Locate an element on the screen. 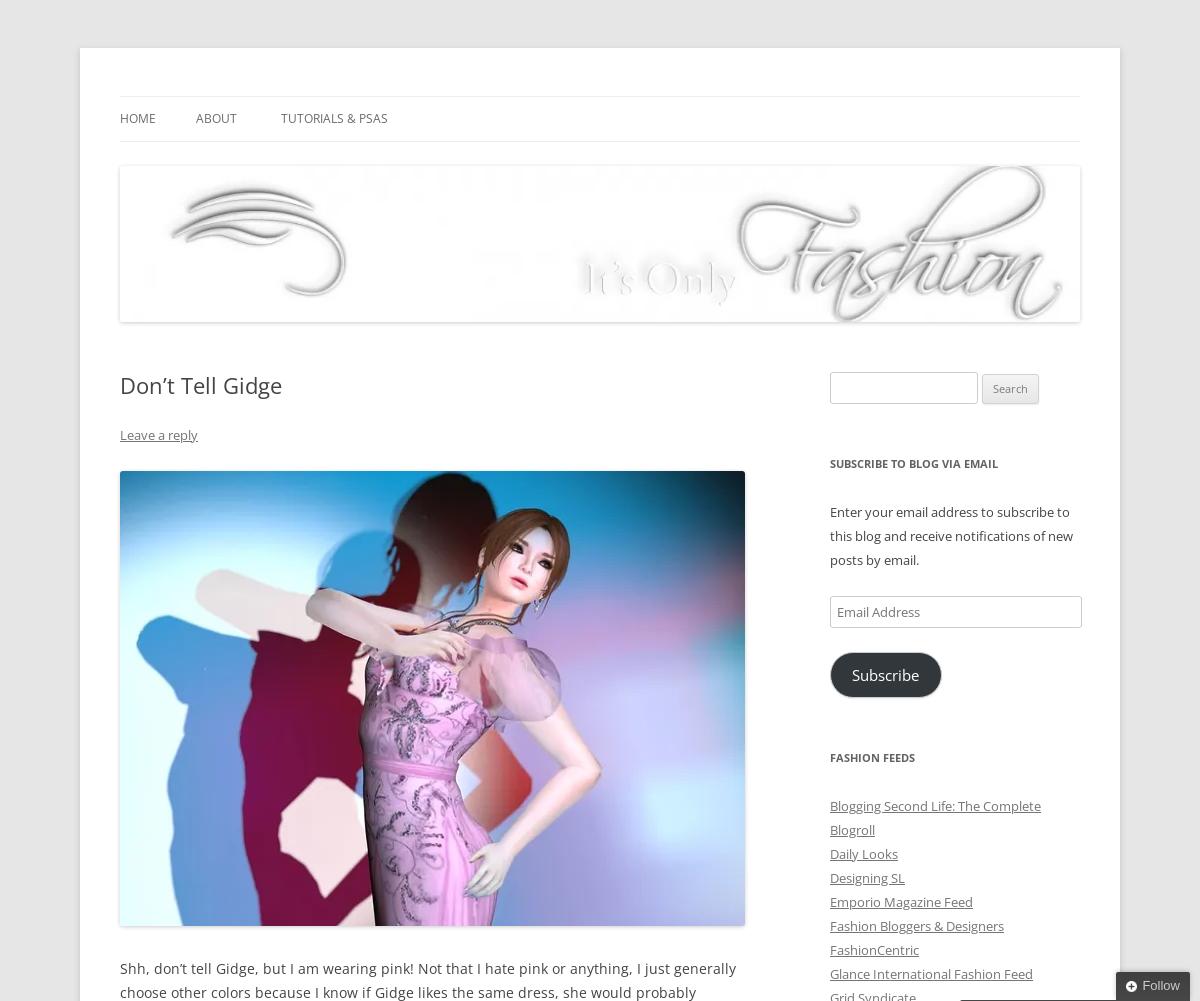 This screenshot has width=1200, height=1001. 'Emporio Magazine Feed' is located at coordinates (901, 901).